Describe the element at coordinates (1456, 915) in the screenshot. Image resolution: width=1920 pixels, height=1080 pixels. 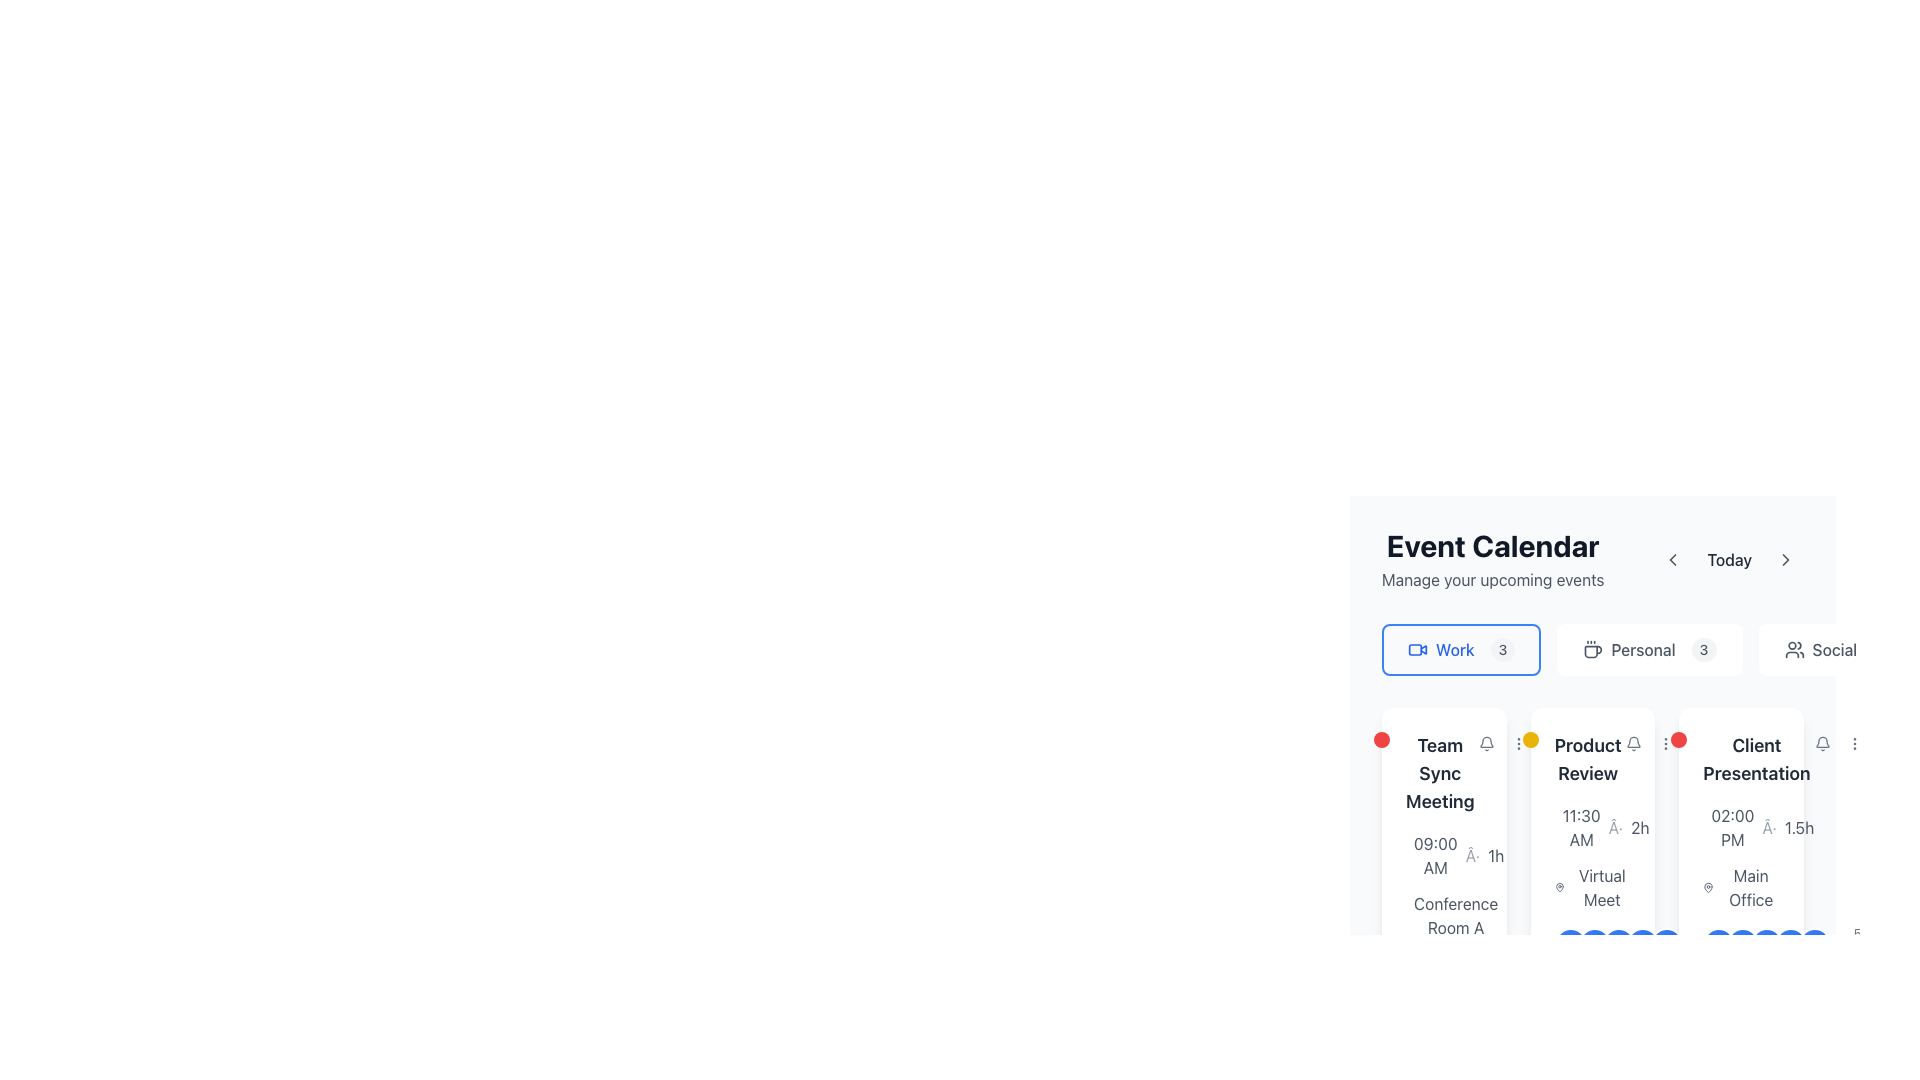
I see `the Text Label displaying 'Conference Room A' located at the bottom of the event card for 'Team Sync Meeting'` at that location.